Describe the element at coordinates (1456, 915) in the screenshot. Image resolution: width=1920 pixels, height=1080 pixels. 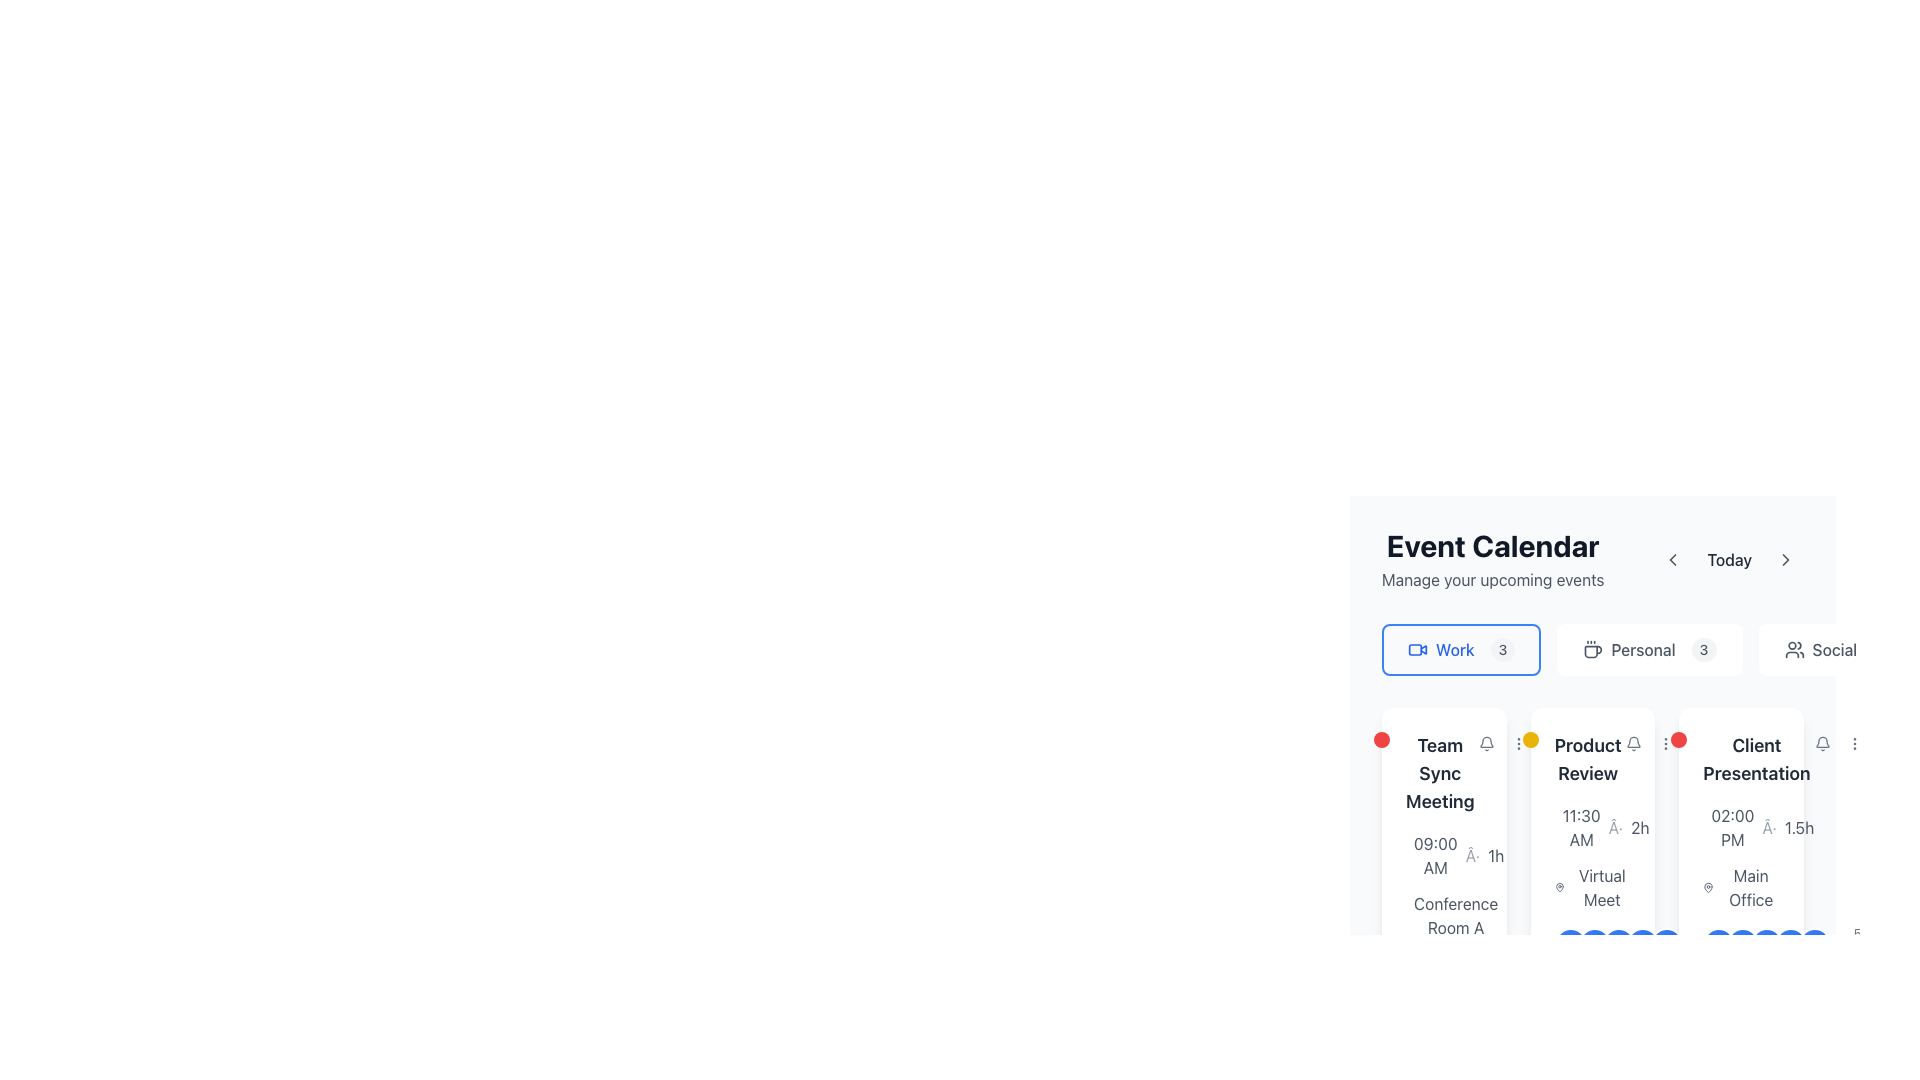
I see `the Text Label displaying 'Conference Room A' located at the bottom of the event card for 'Team Sync Meeting'` at that location.